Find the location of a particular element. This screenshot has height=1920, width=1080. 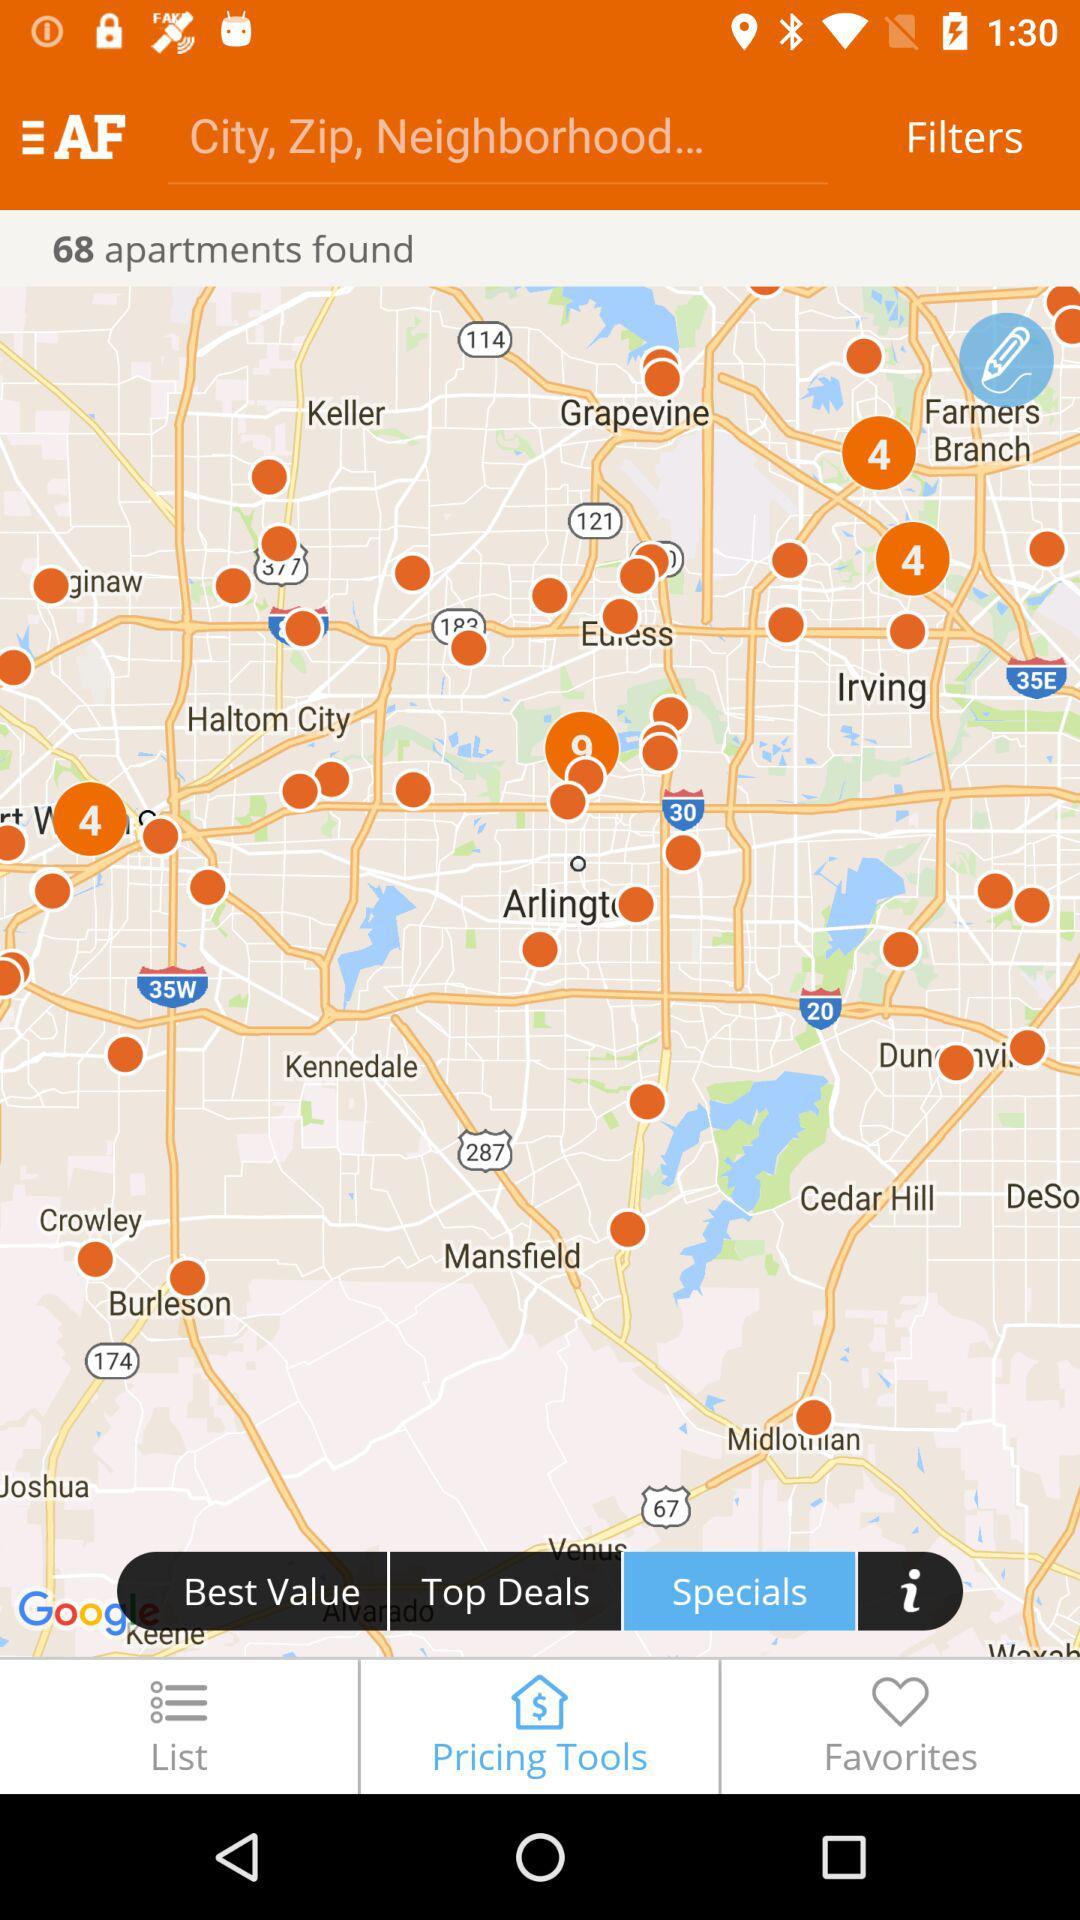

route is located at coordinates (1006, 360).